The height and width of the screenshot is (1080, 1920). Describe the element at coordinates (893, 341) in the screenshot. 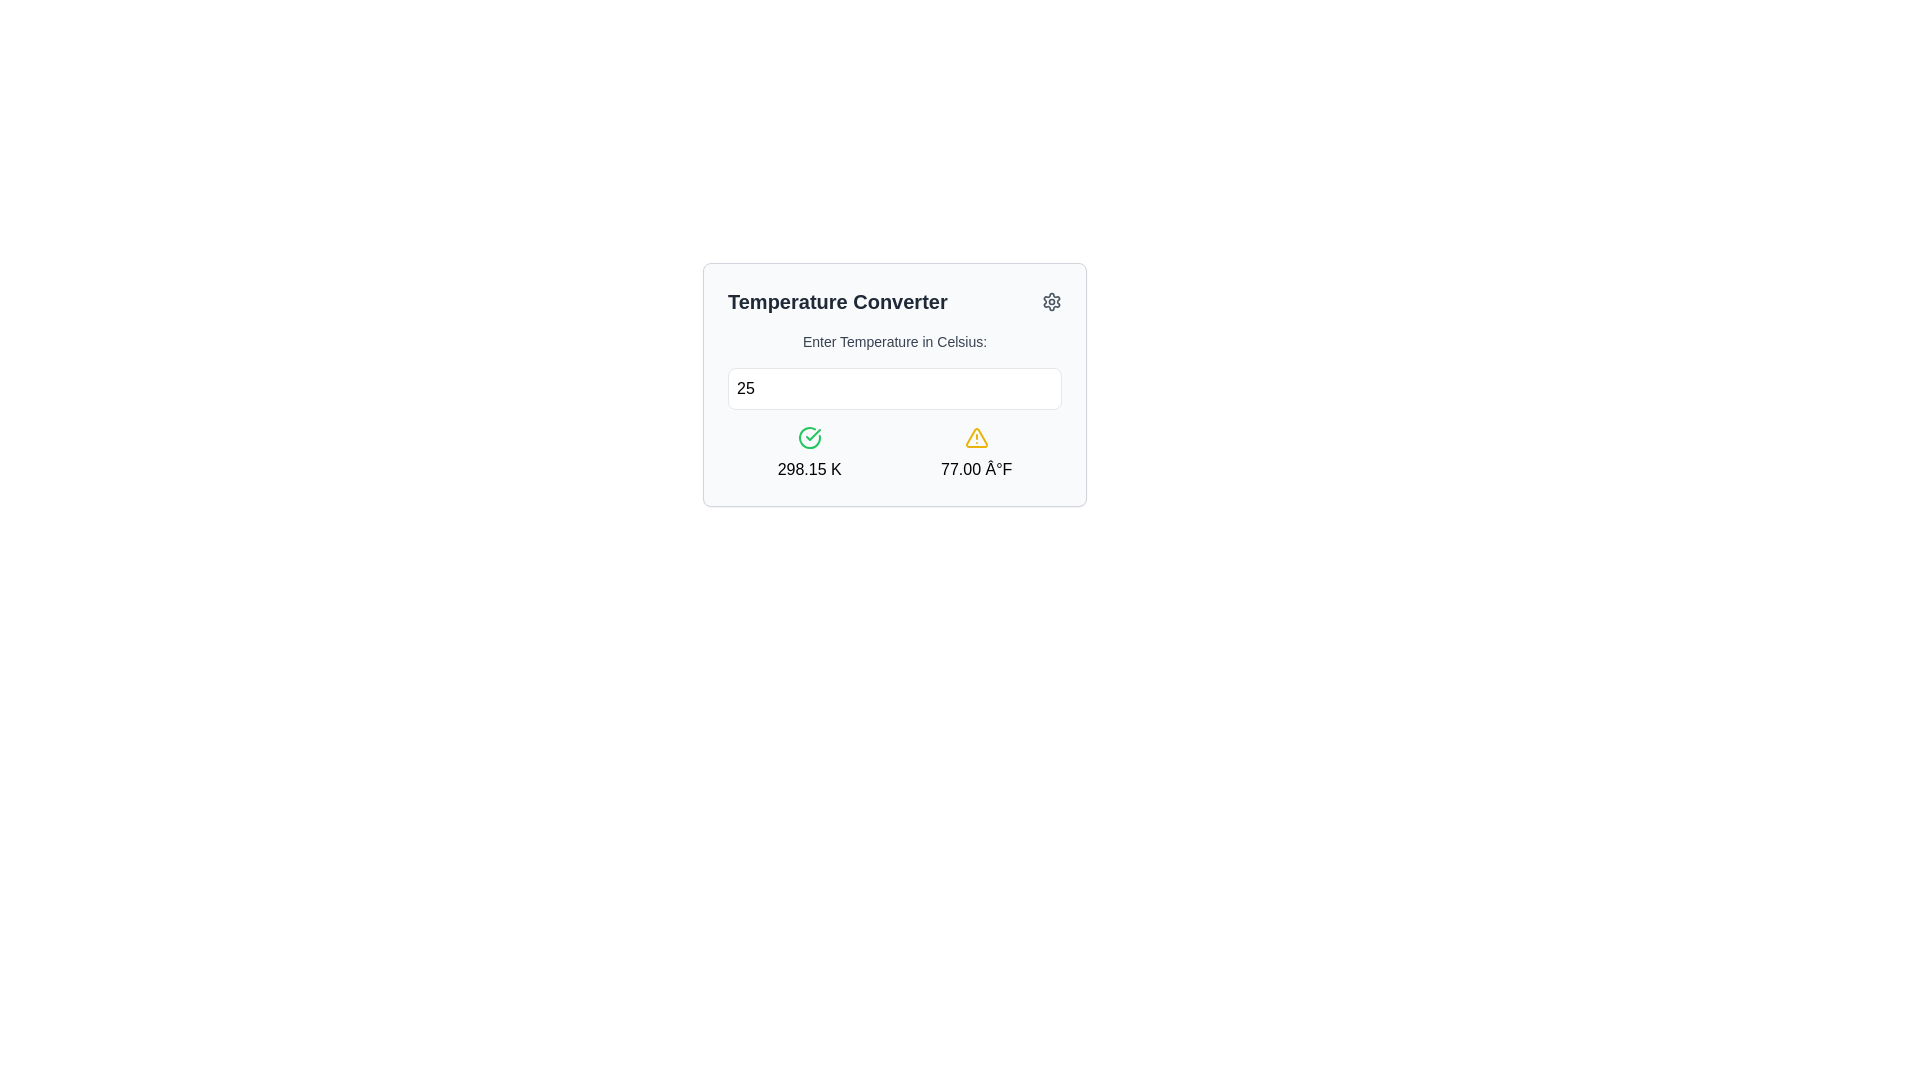

I see `the static text label reading 'Enter Temperature in Celsius:' which is positioned at the top of a structured group of elements in a card layout` at that location.